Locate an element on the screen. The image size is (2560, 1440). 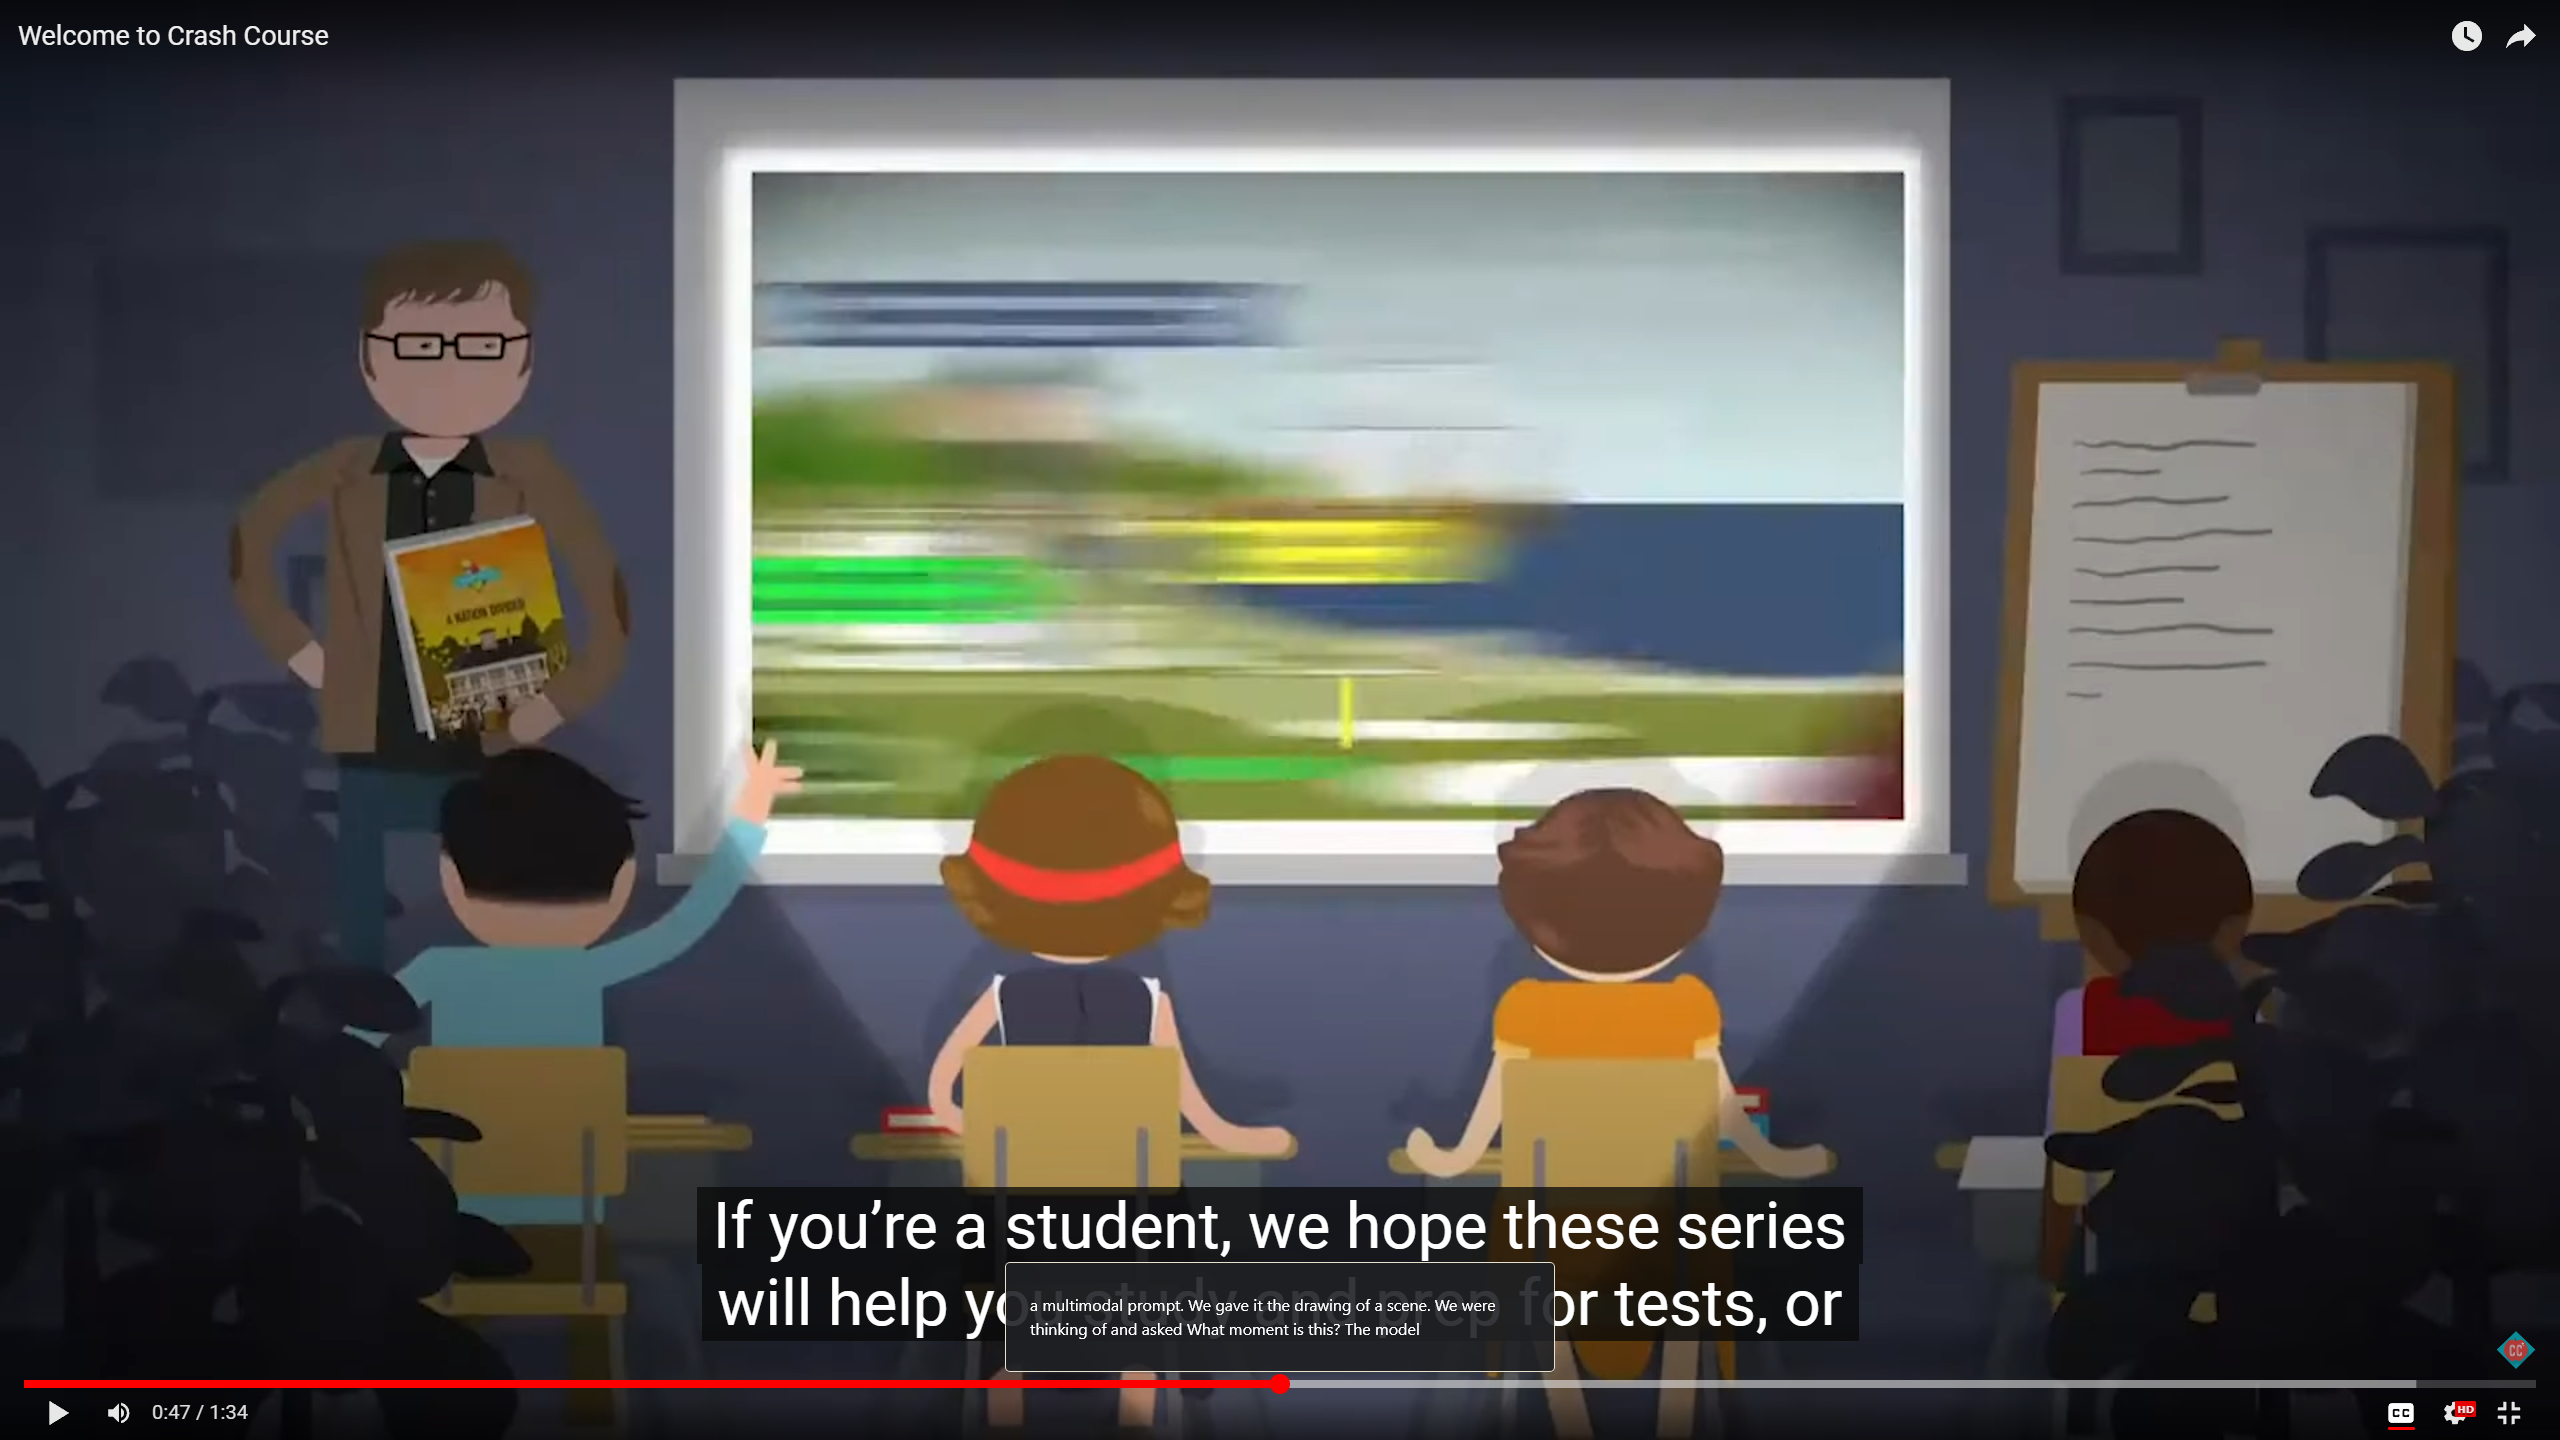
'Mute (m)' is located at coordinates (118, 1412).